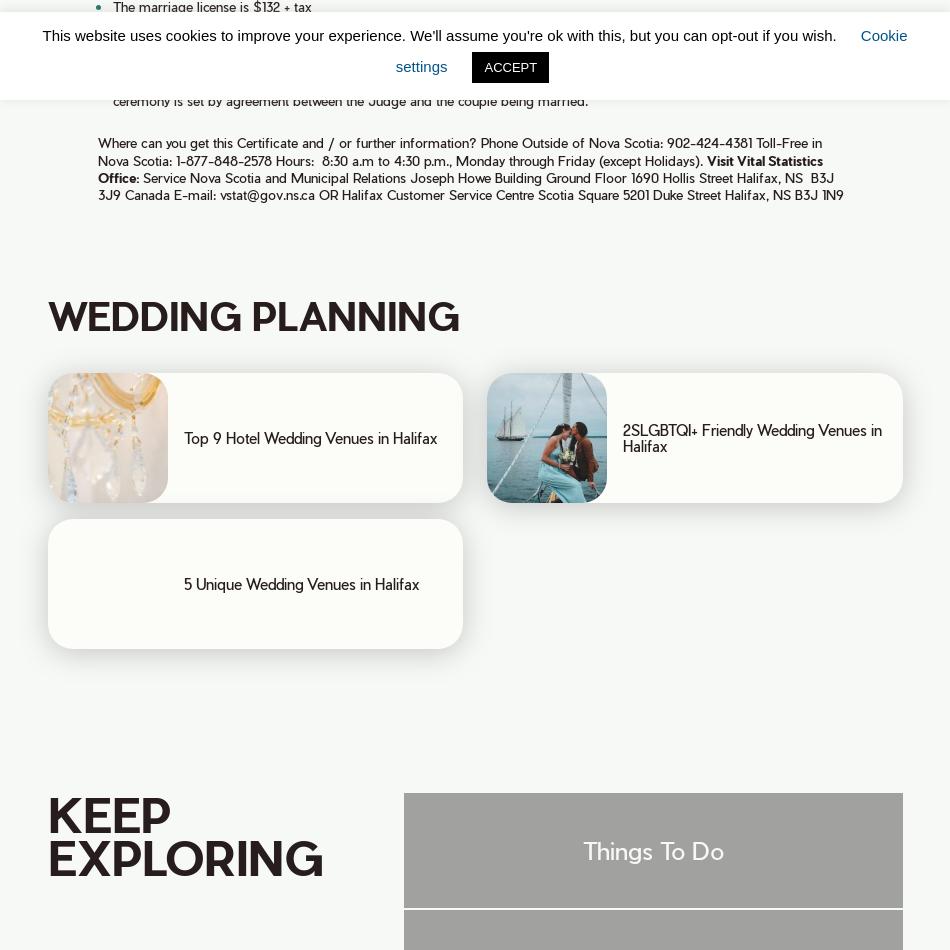 The height and width of the screenshot is (950, 950). I want to click on '5 Unique Wedding Venues in Halifax', so click(299, 583).